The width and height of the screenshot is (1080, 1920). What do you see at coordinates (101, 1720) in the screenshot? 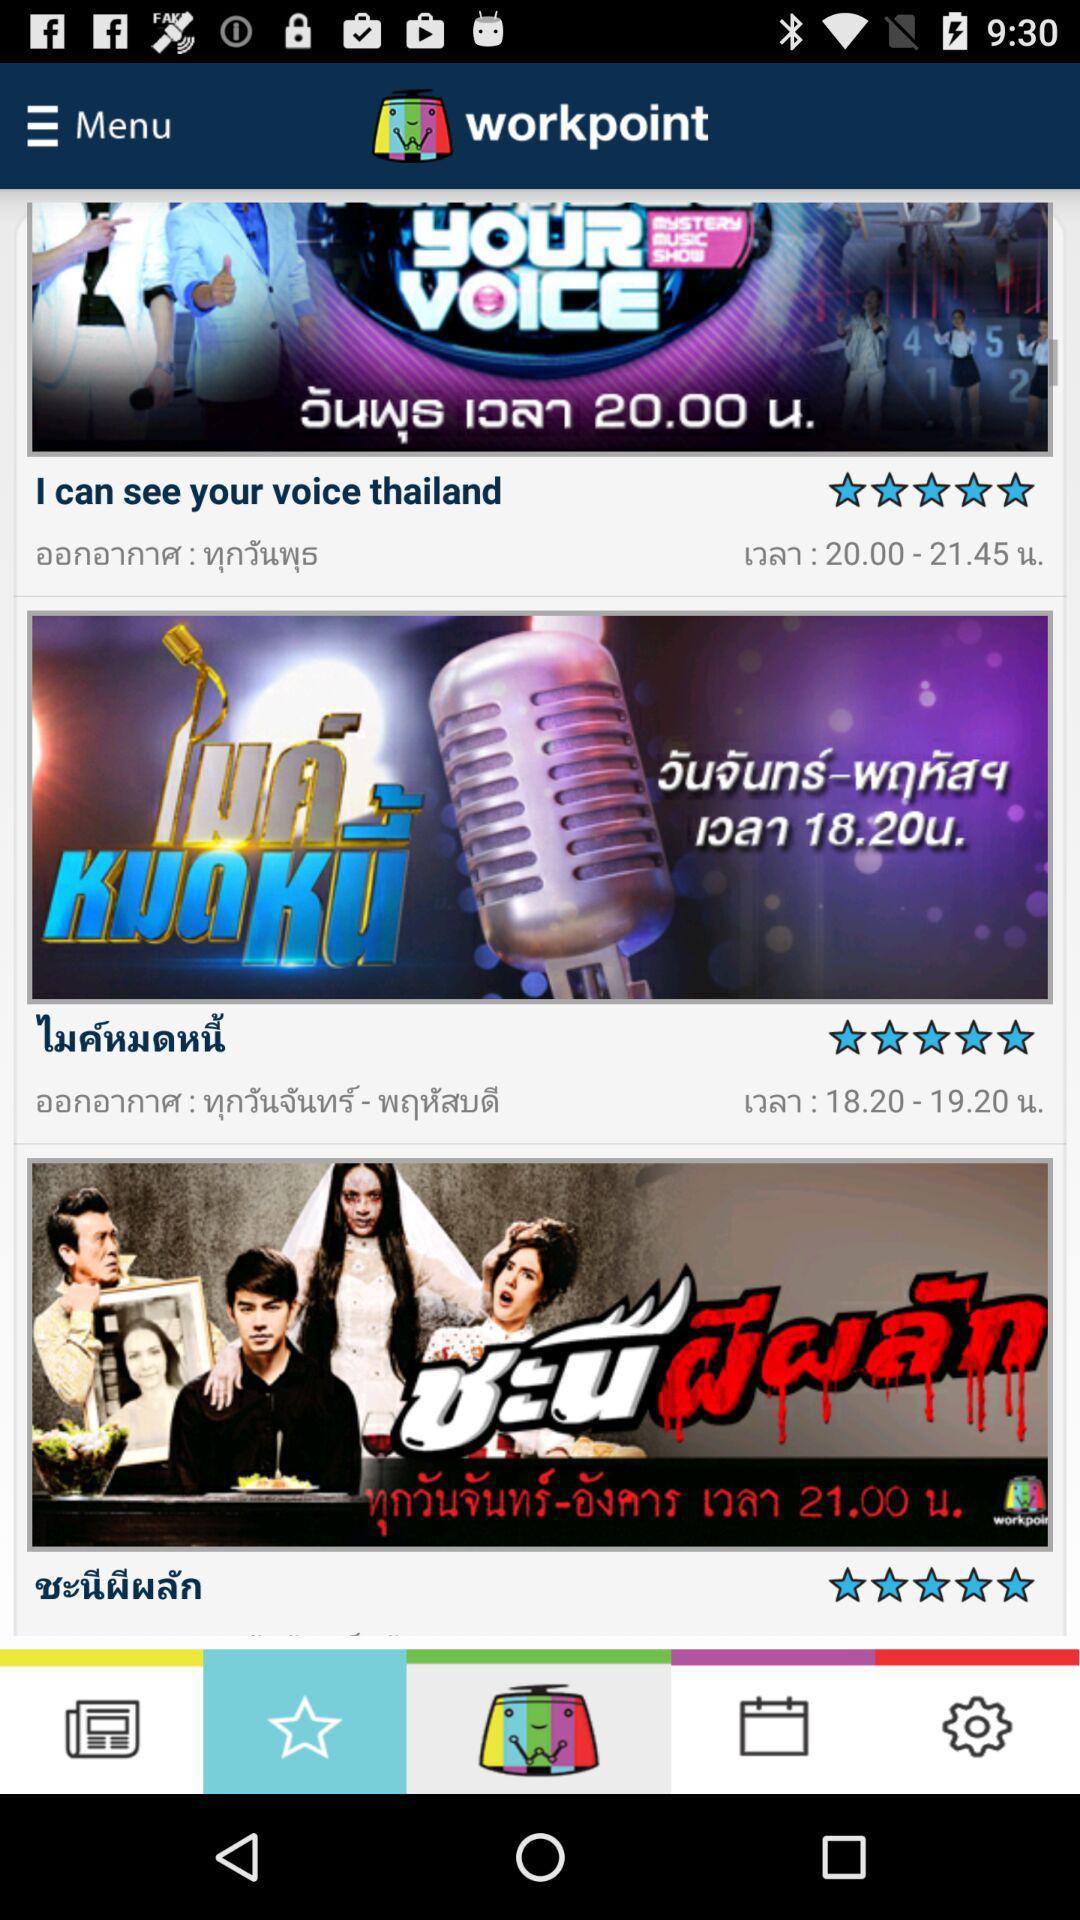
I see `open tv schedule` at bounding box center [101, 1720].